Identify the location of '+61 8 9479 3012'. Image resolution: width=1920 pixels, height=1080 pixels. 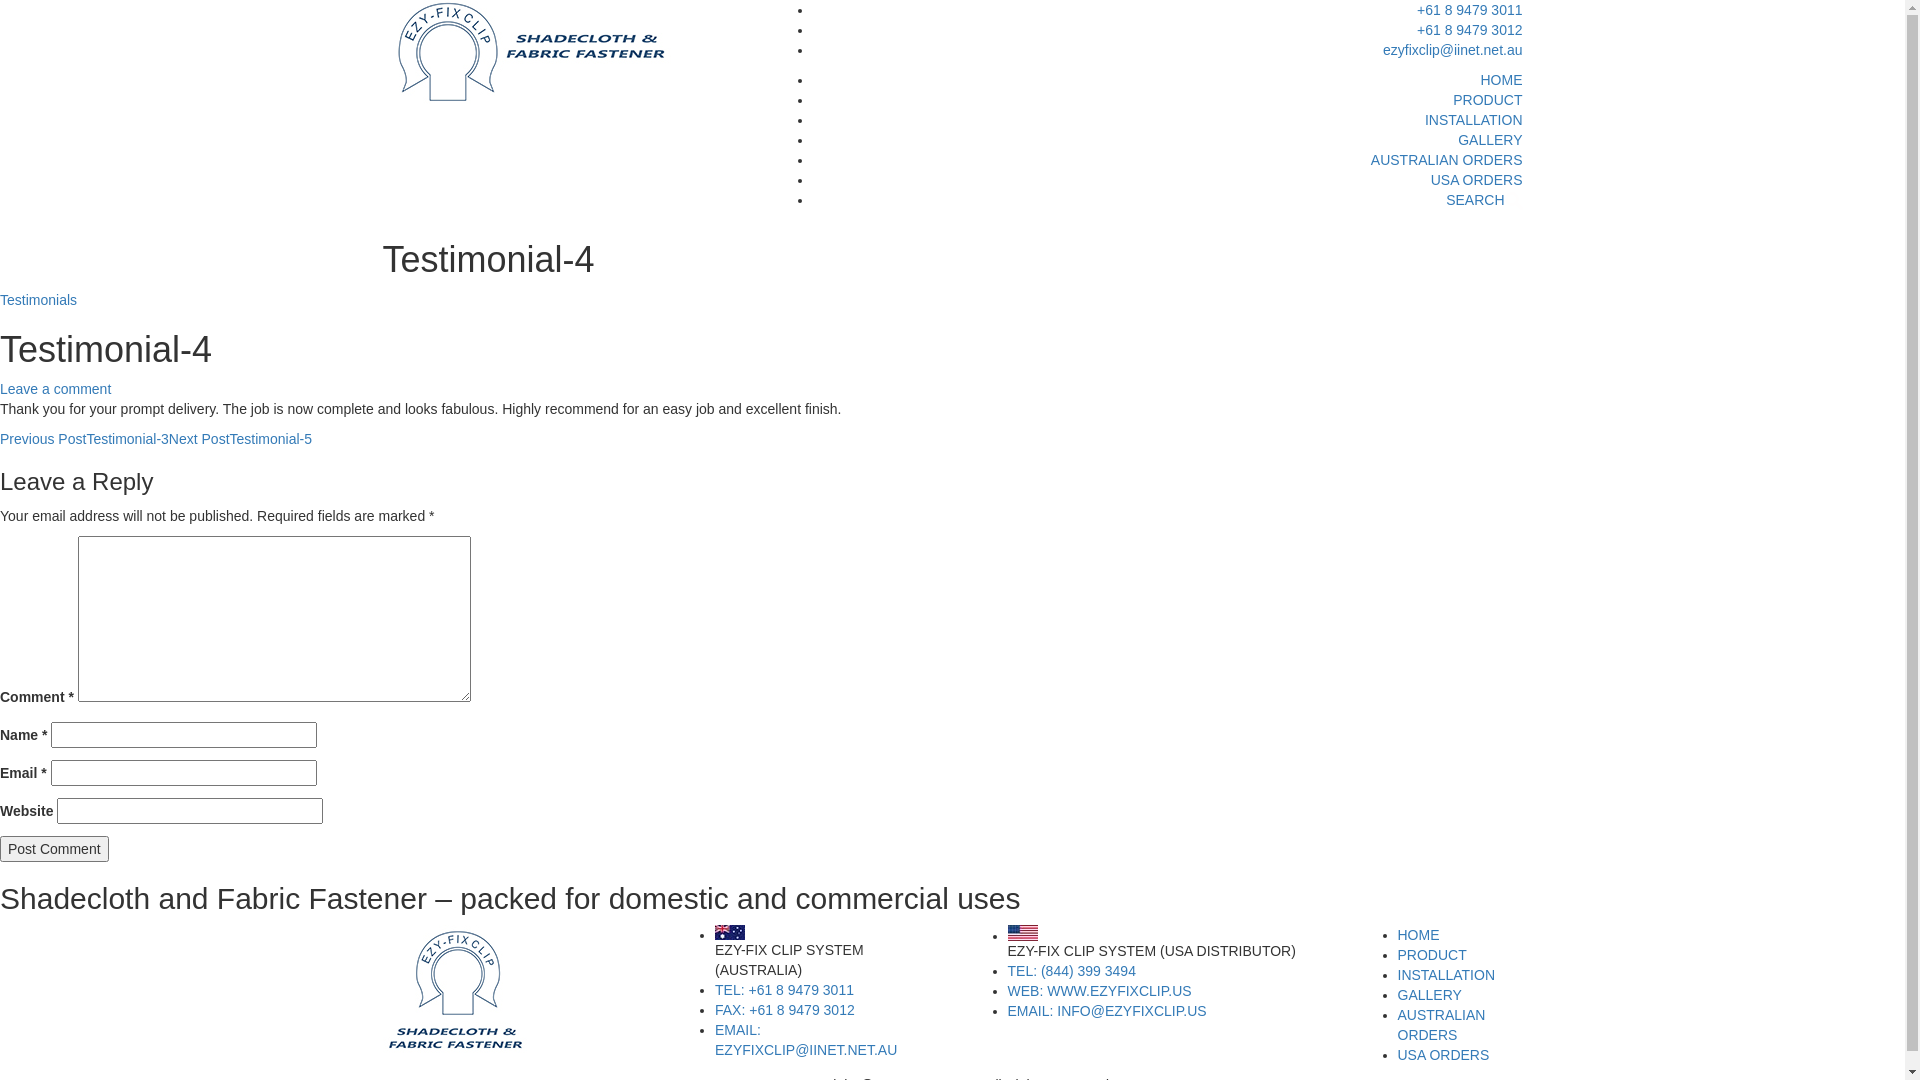
(1469, 30).